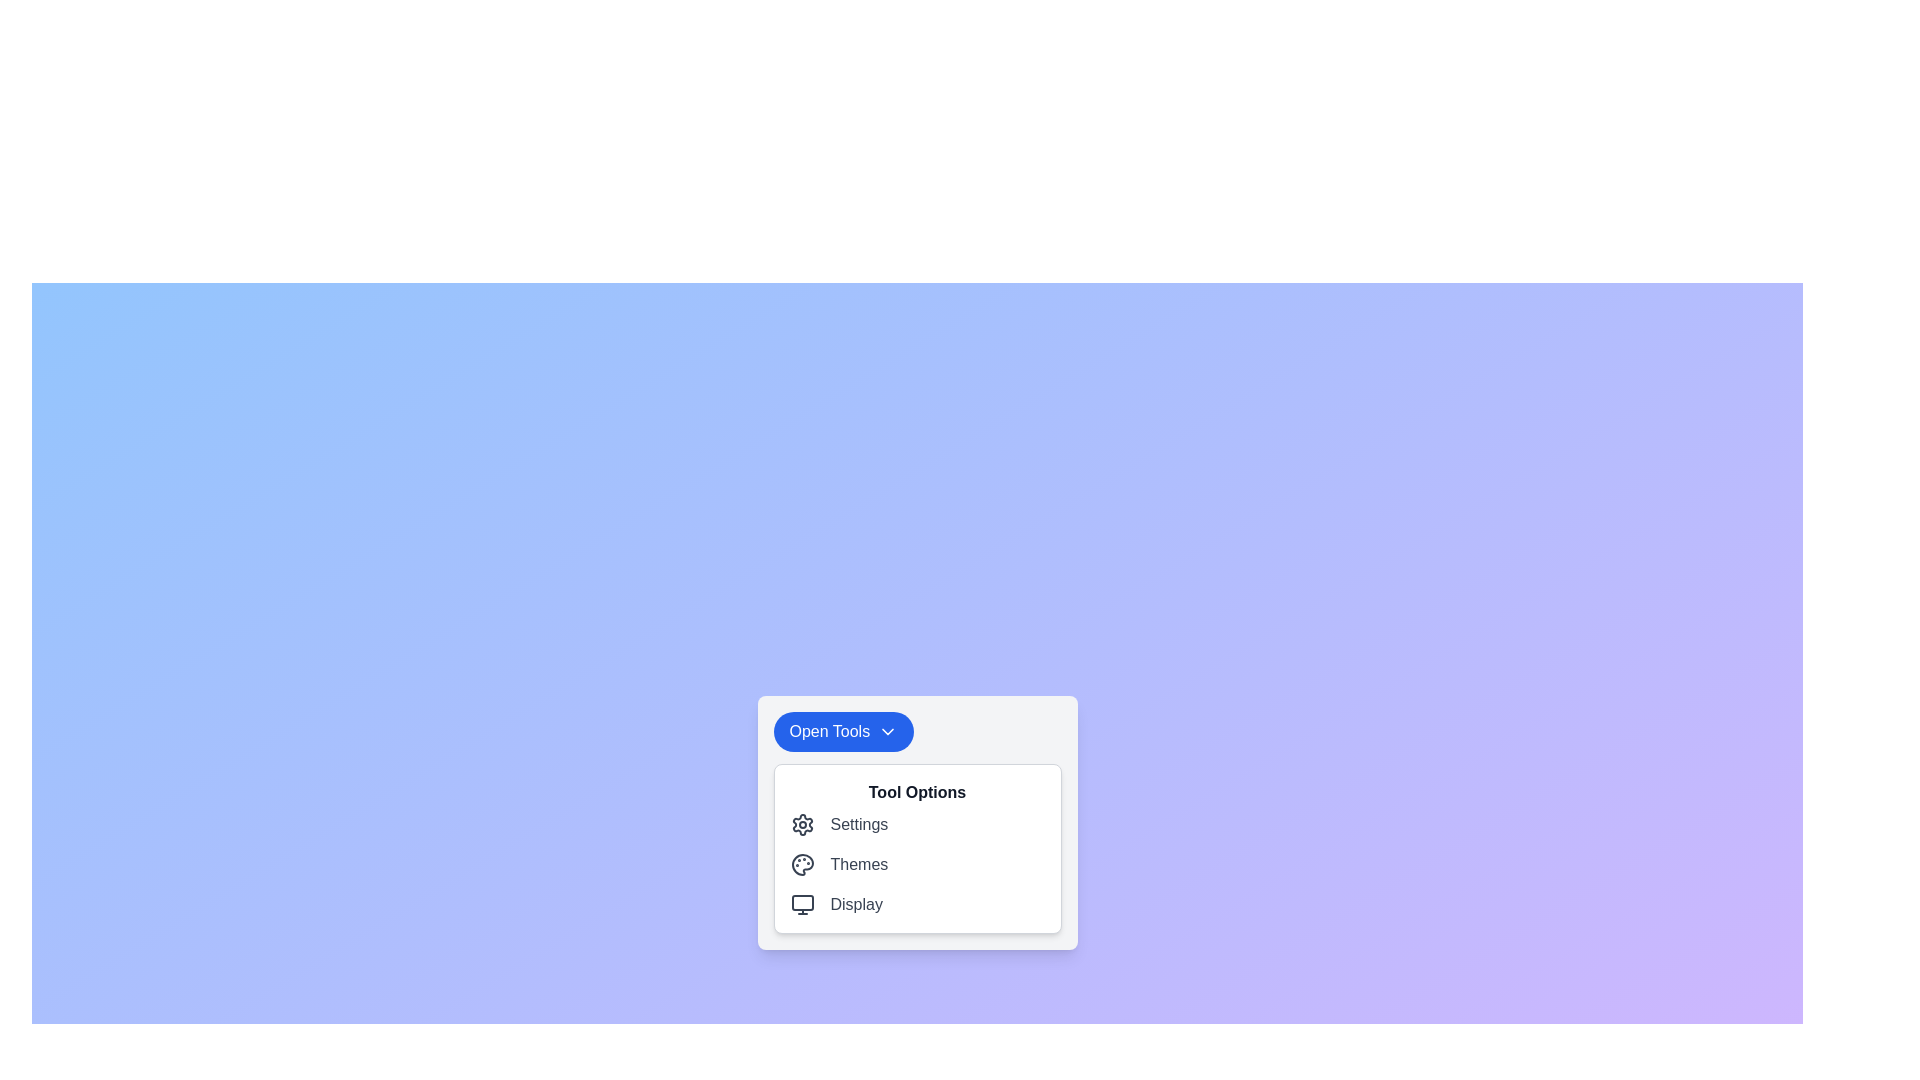  I want to click on the second row option labeled 'Themes' within the list menu, so click(916, 863).